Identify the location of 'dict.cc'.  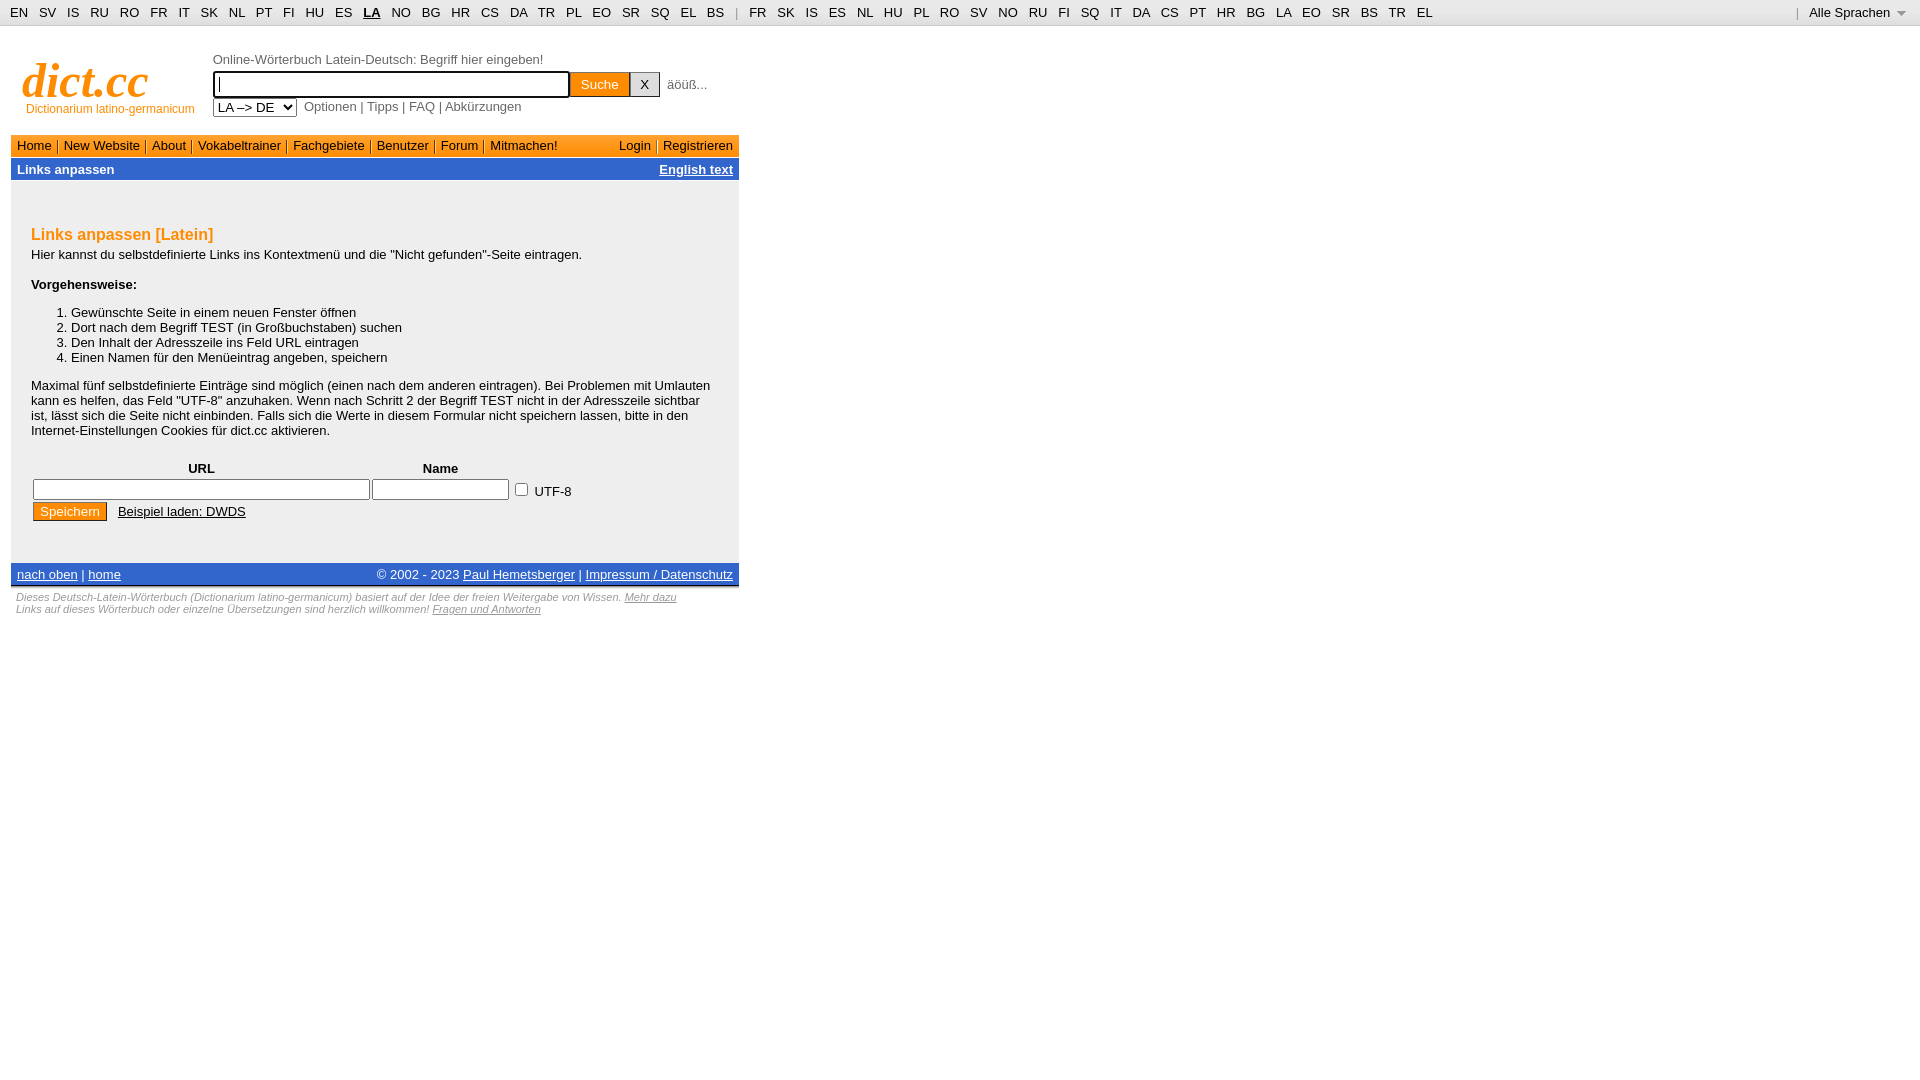
(84, 79).